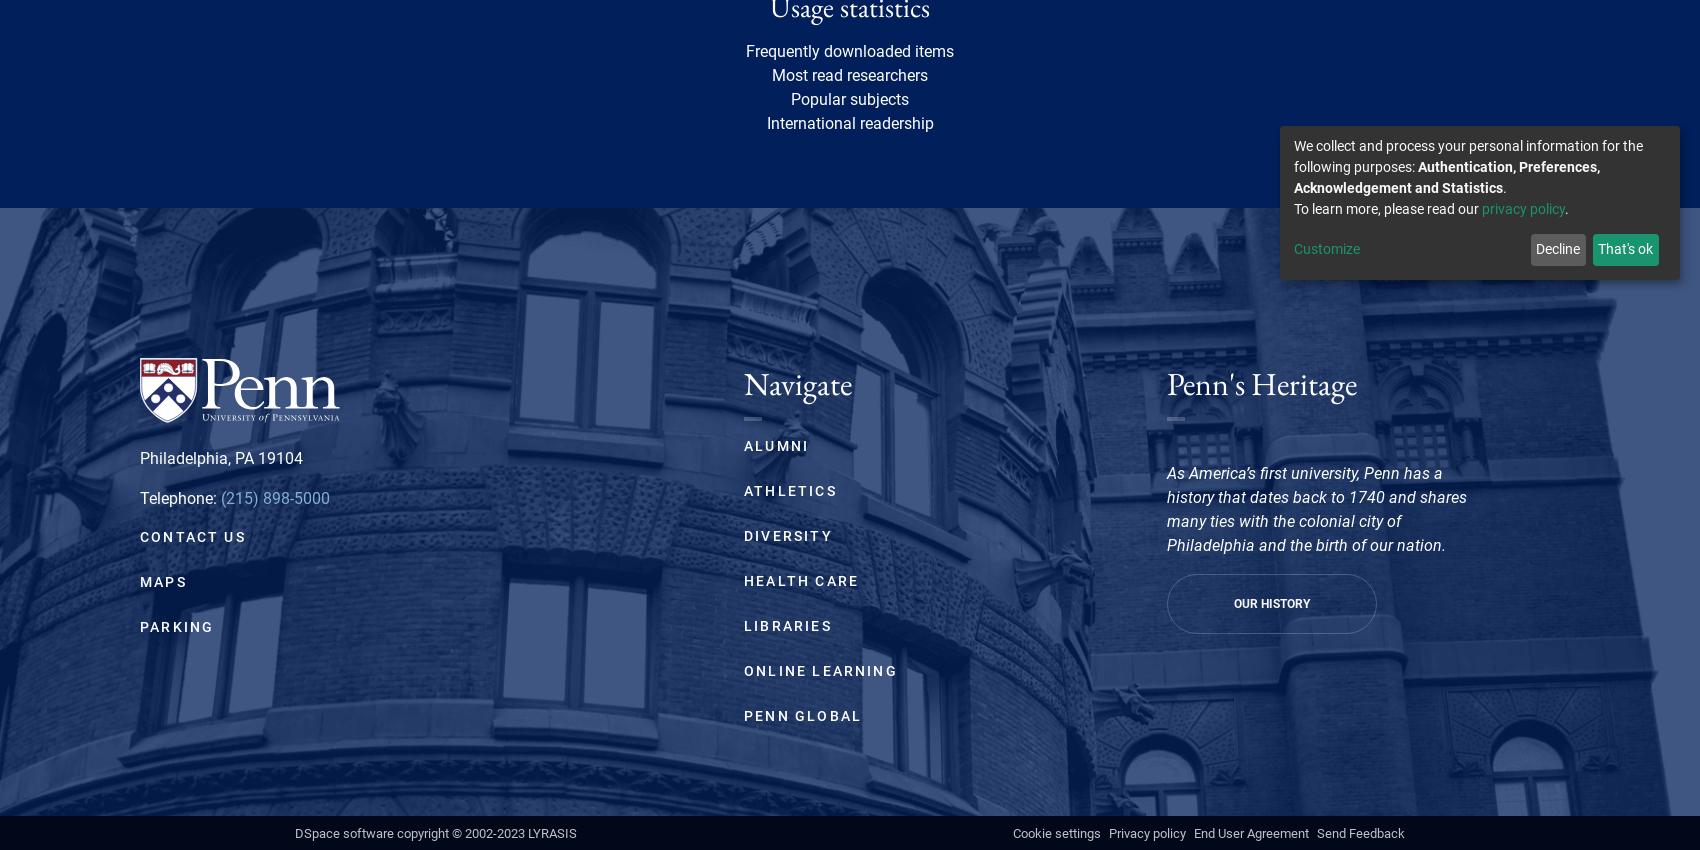  I want to click on 'Maps', so click(162, 580).